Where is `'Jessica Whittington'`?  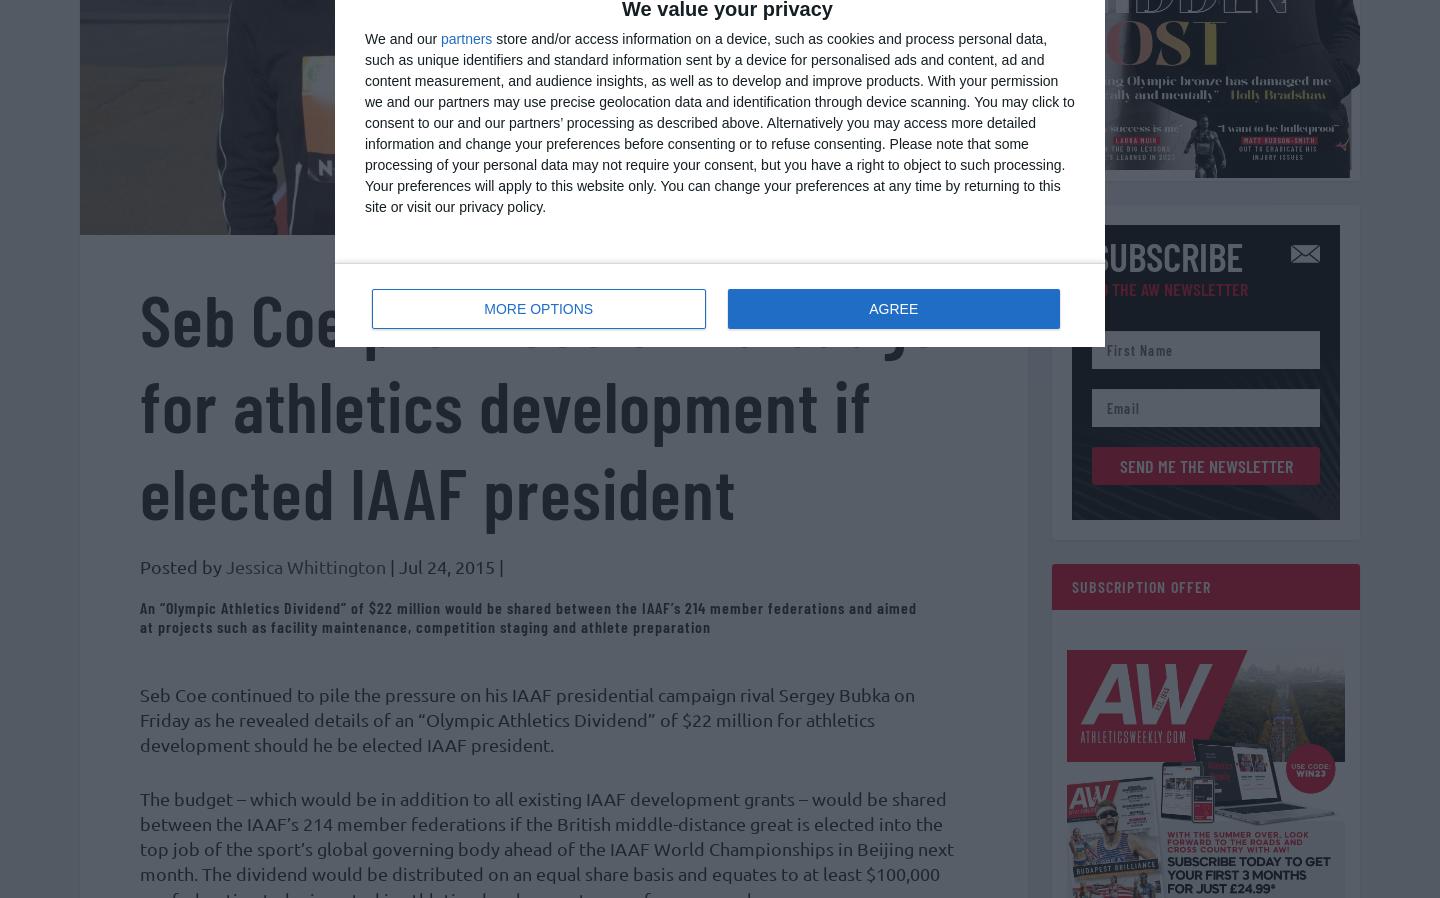 'Jessica Whittington' is located at coordinates (306, 575).